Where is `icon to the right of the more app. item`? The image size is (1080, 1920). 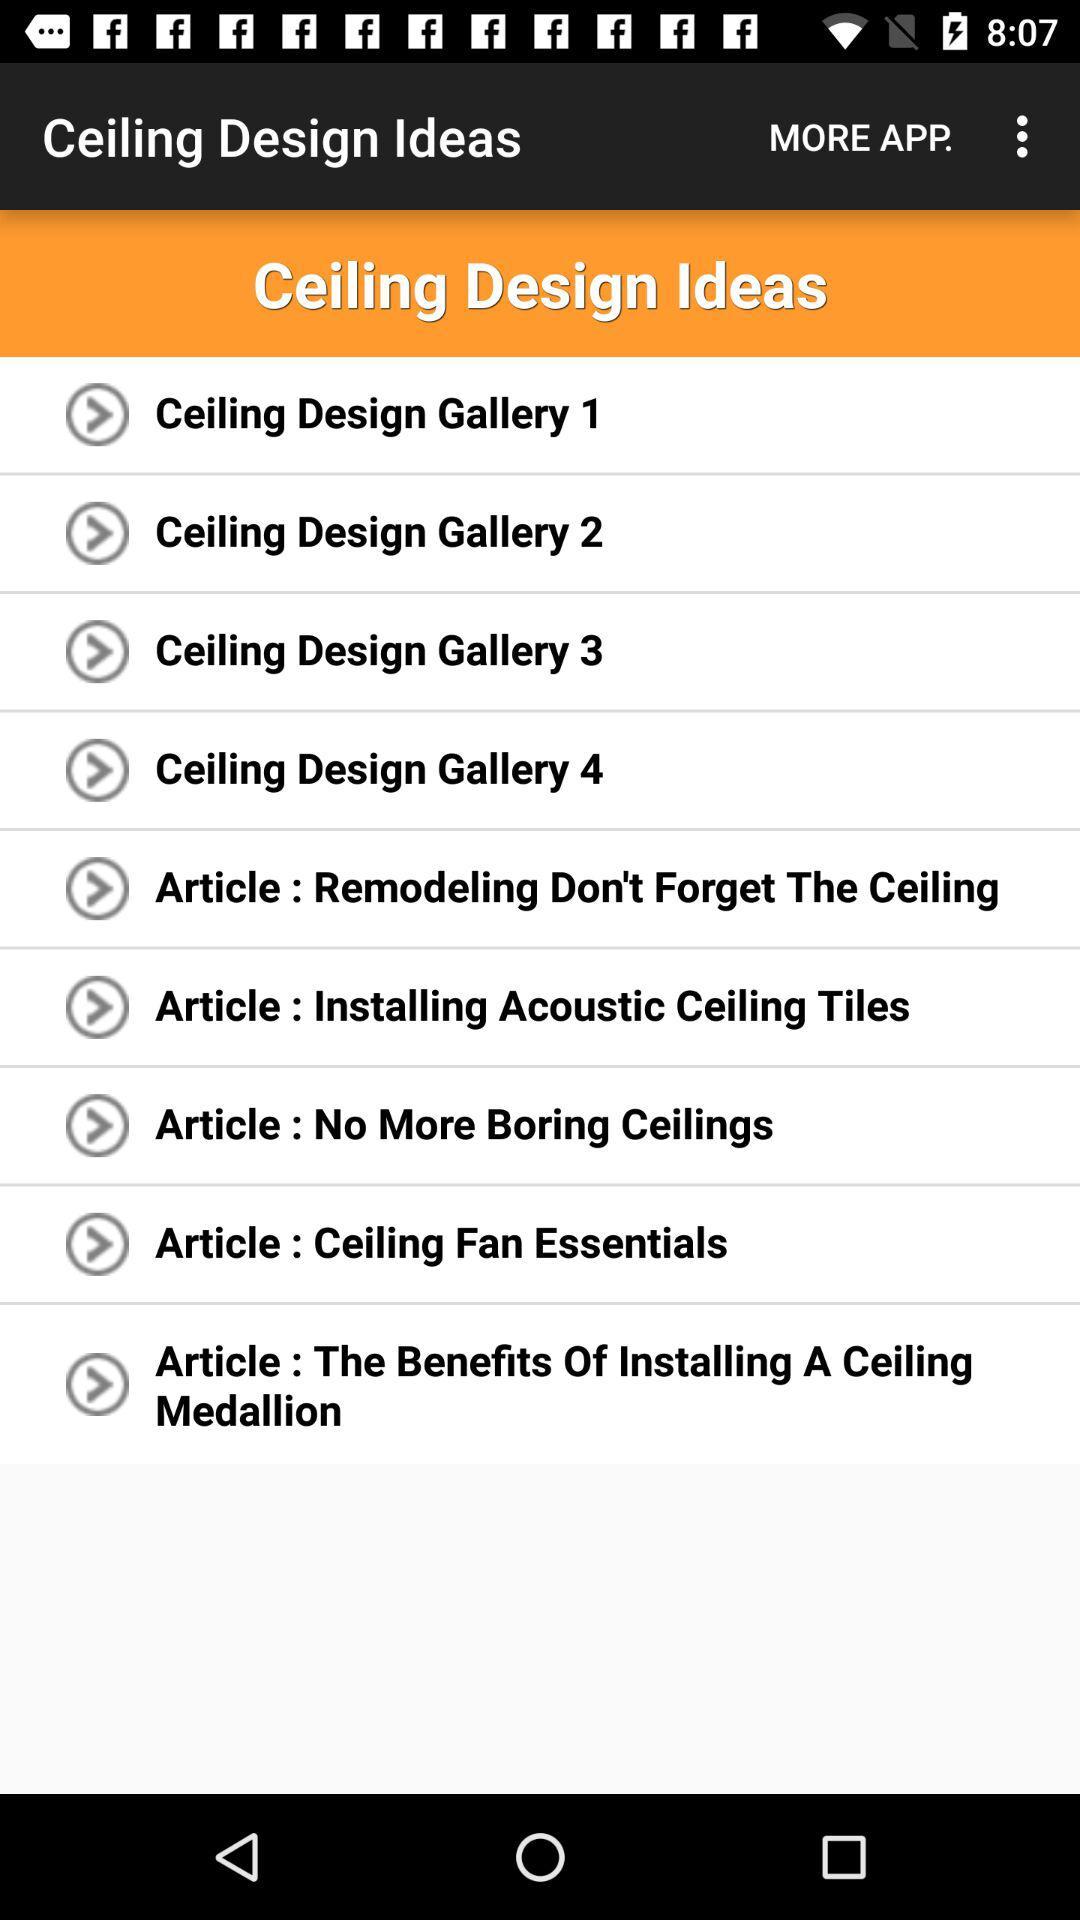 icon to the right of the more app. item is located at coordinates (1027, 135).